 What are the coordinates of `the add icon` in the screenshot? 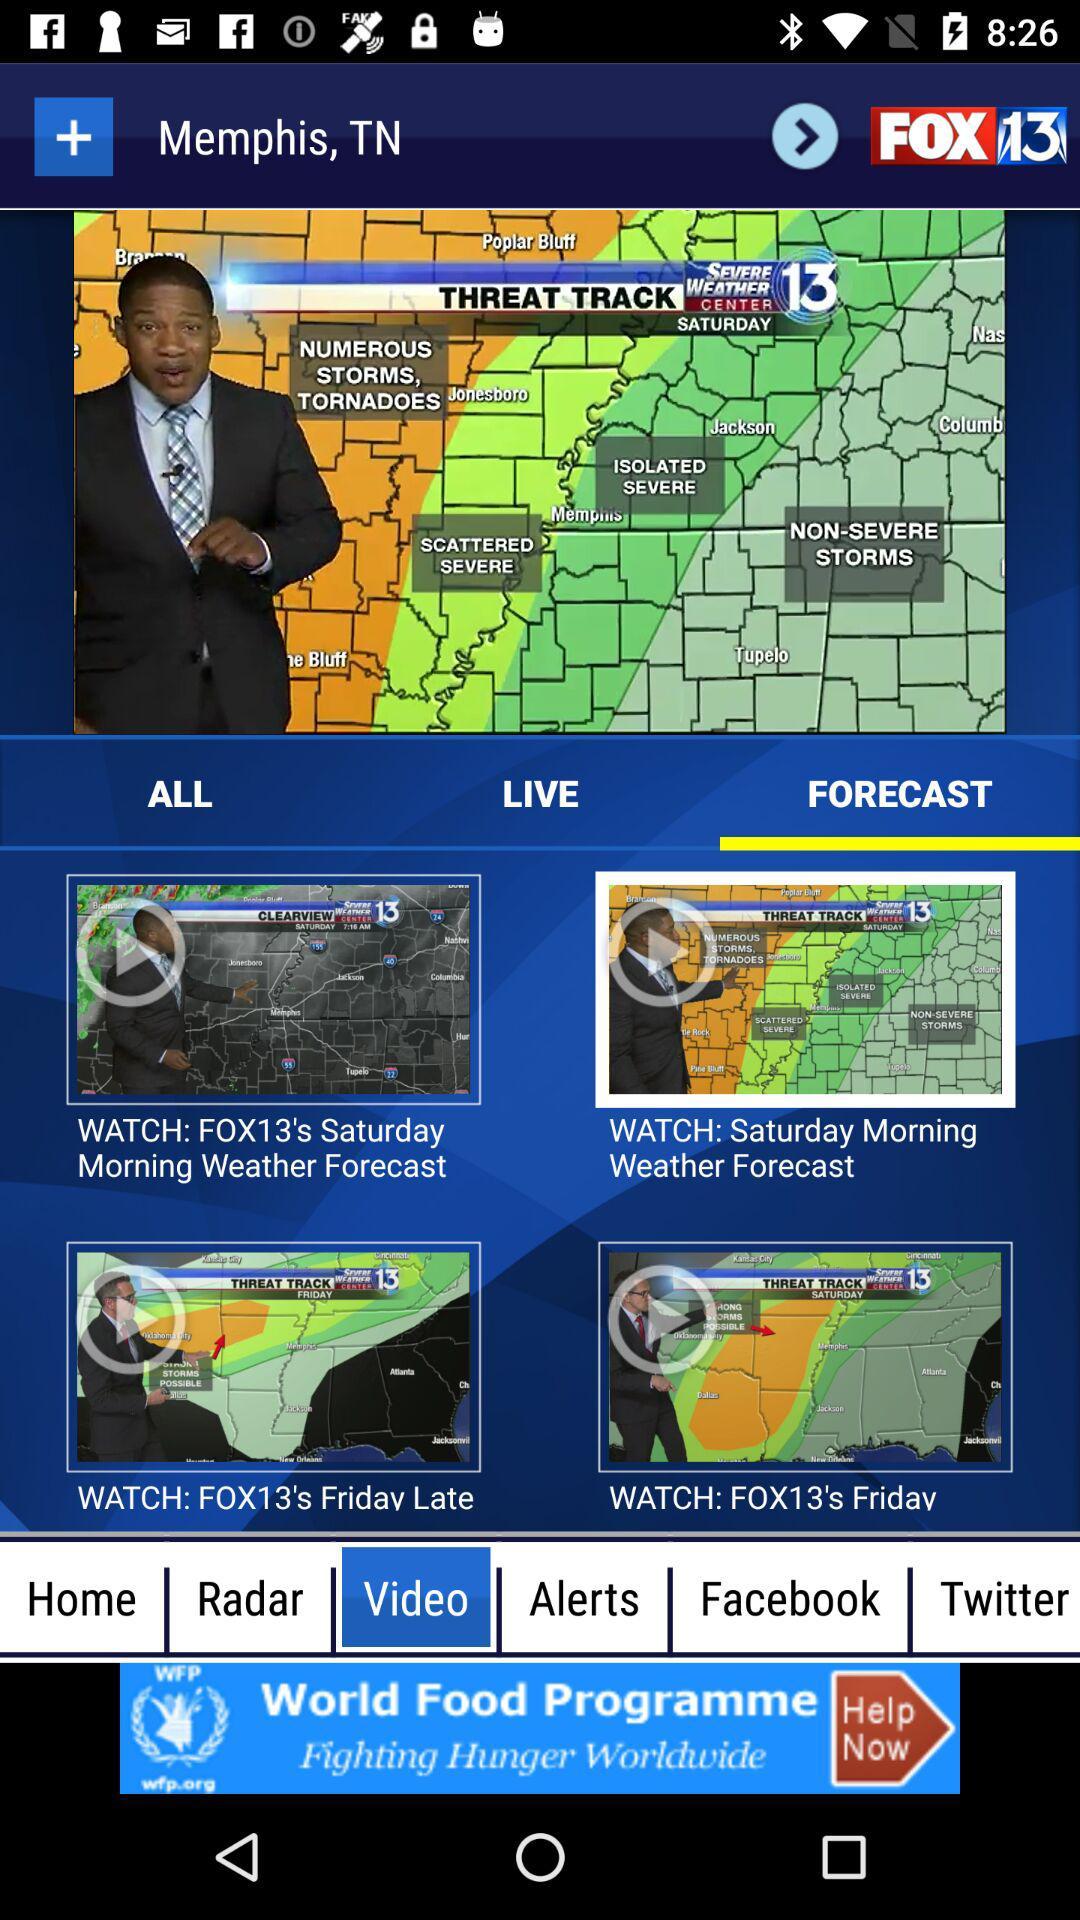 It's located at (72, 135).